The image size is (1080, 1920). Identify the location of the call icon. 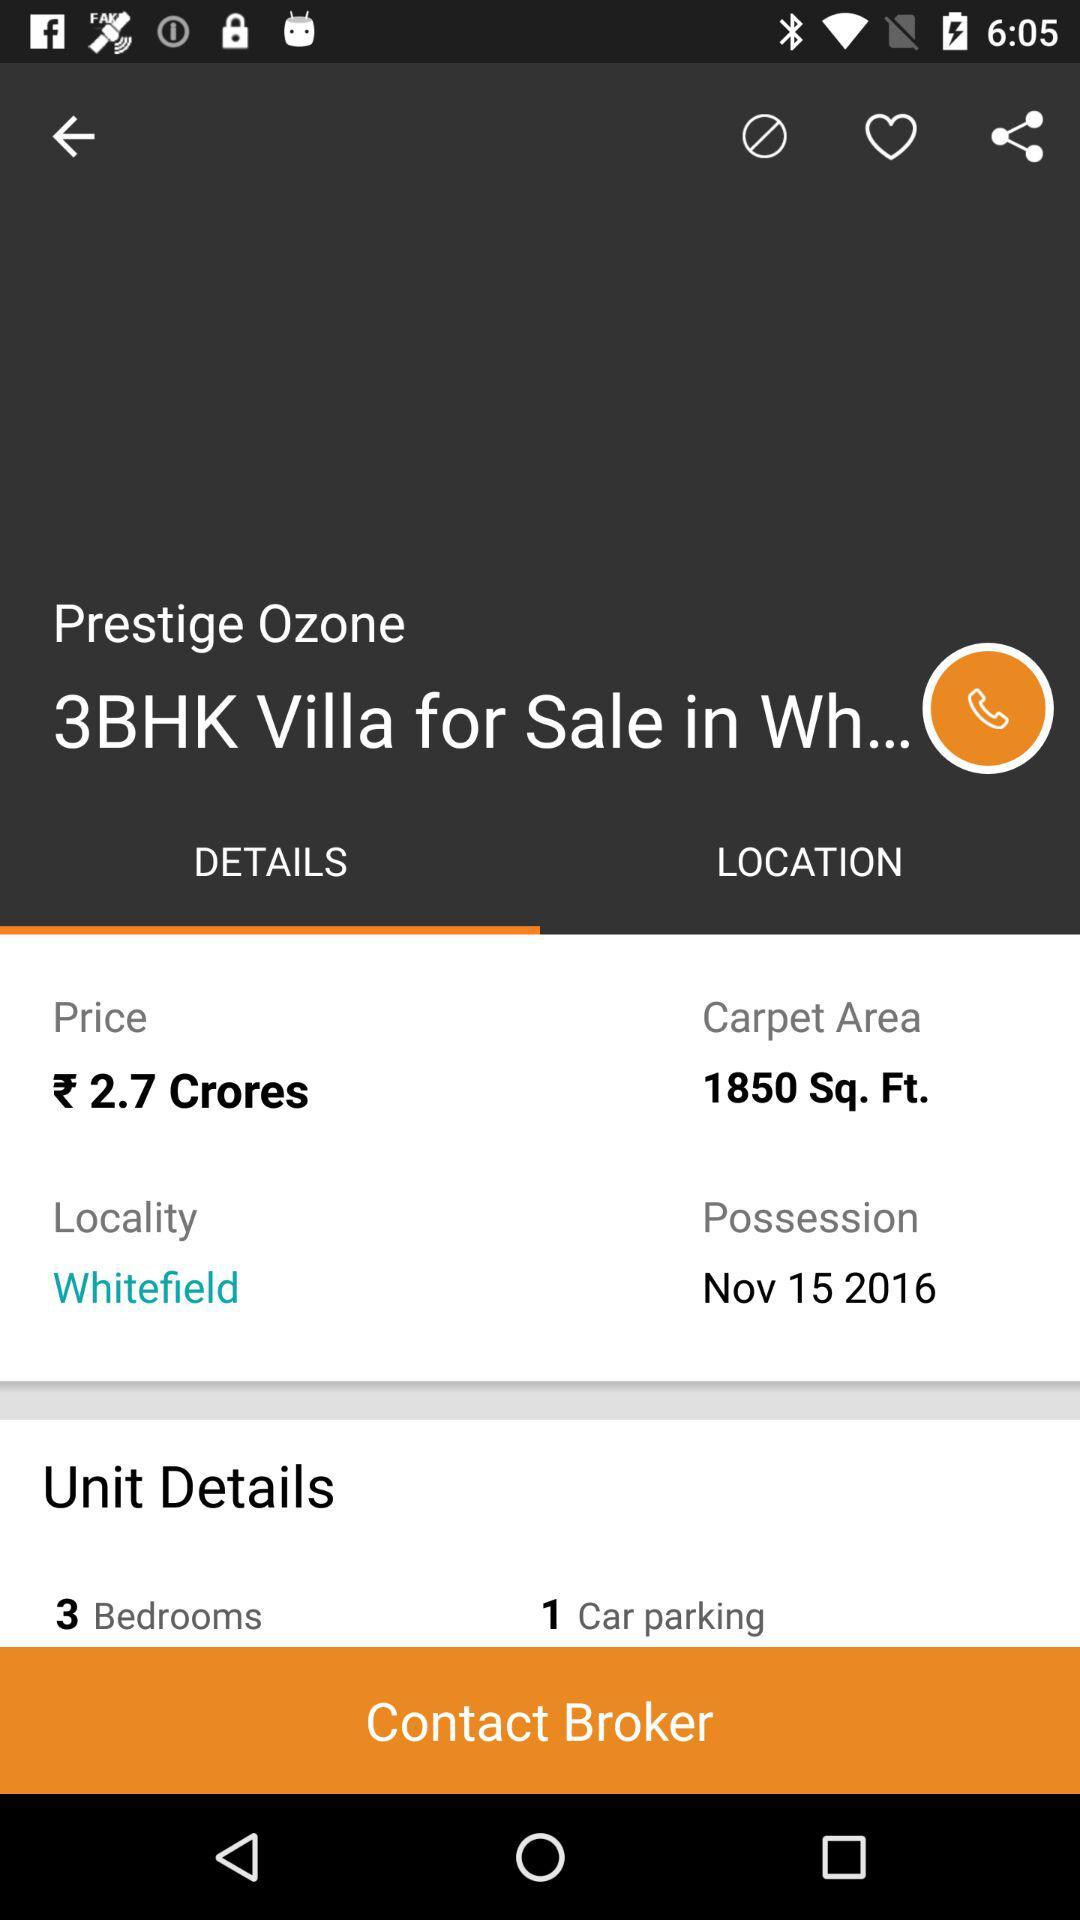
(987, 708).